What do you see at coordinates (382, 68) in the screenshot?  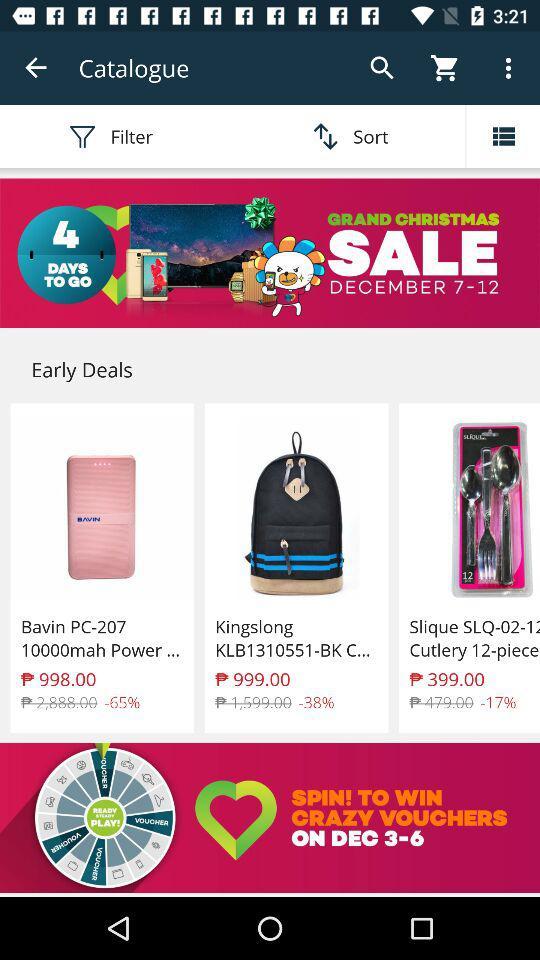 I see `search button` at bounding box center [382, 68].